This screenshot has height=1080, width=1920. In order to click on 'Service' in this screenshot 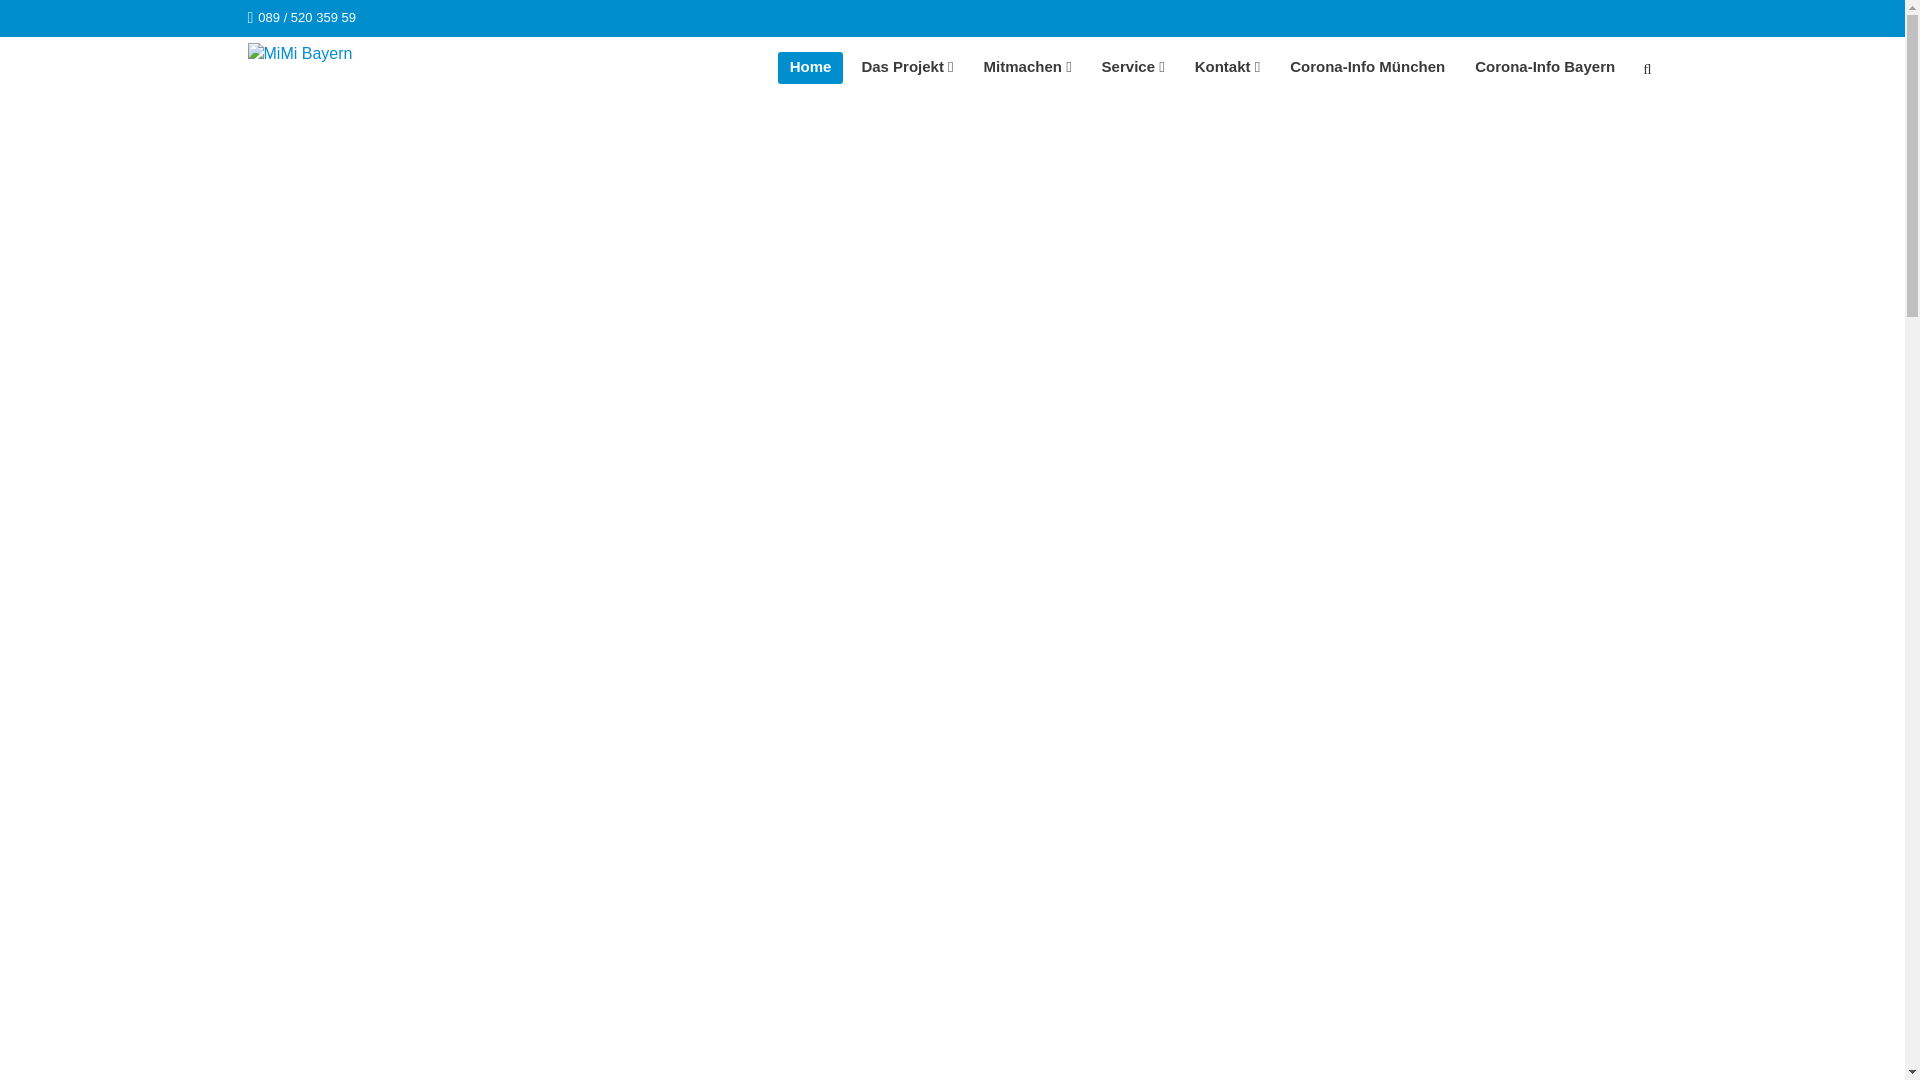, I will do `click(1133, 67)`.